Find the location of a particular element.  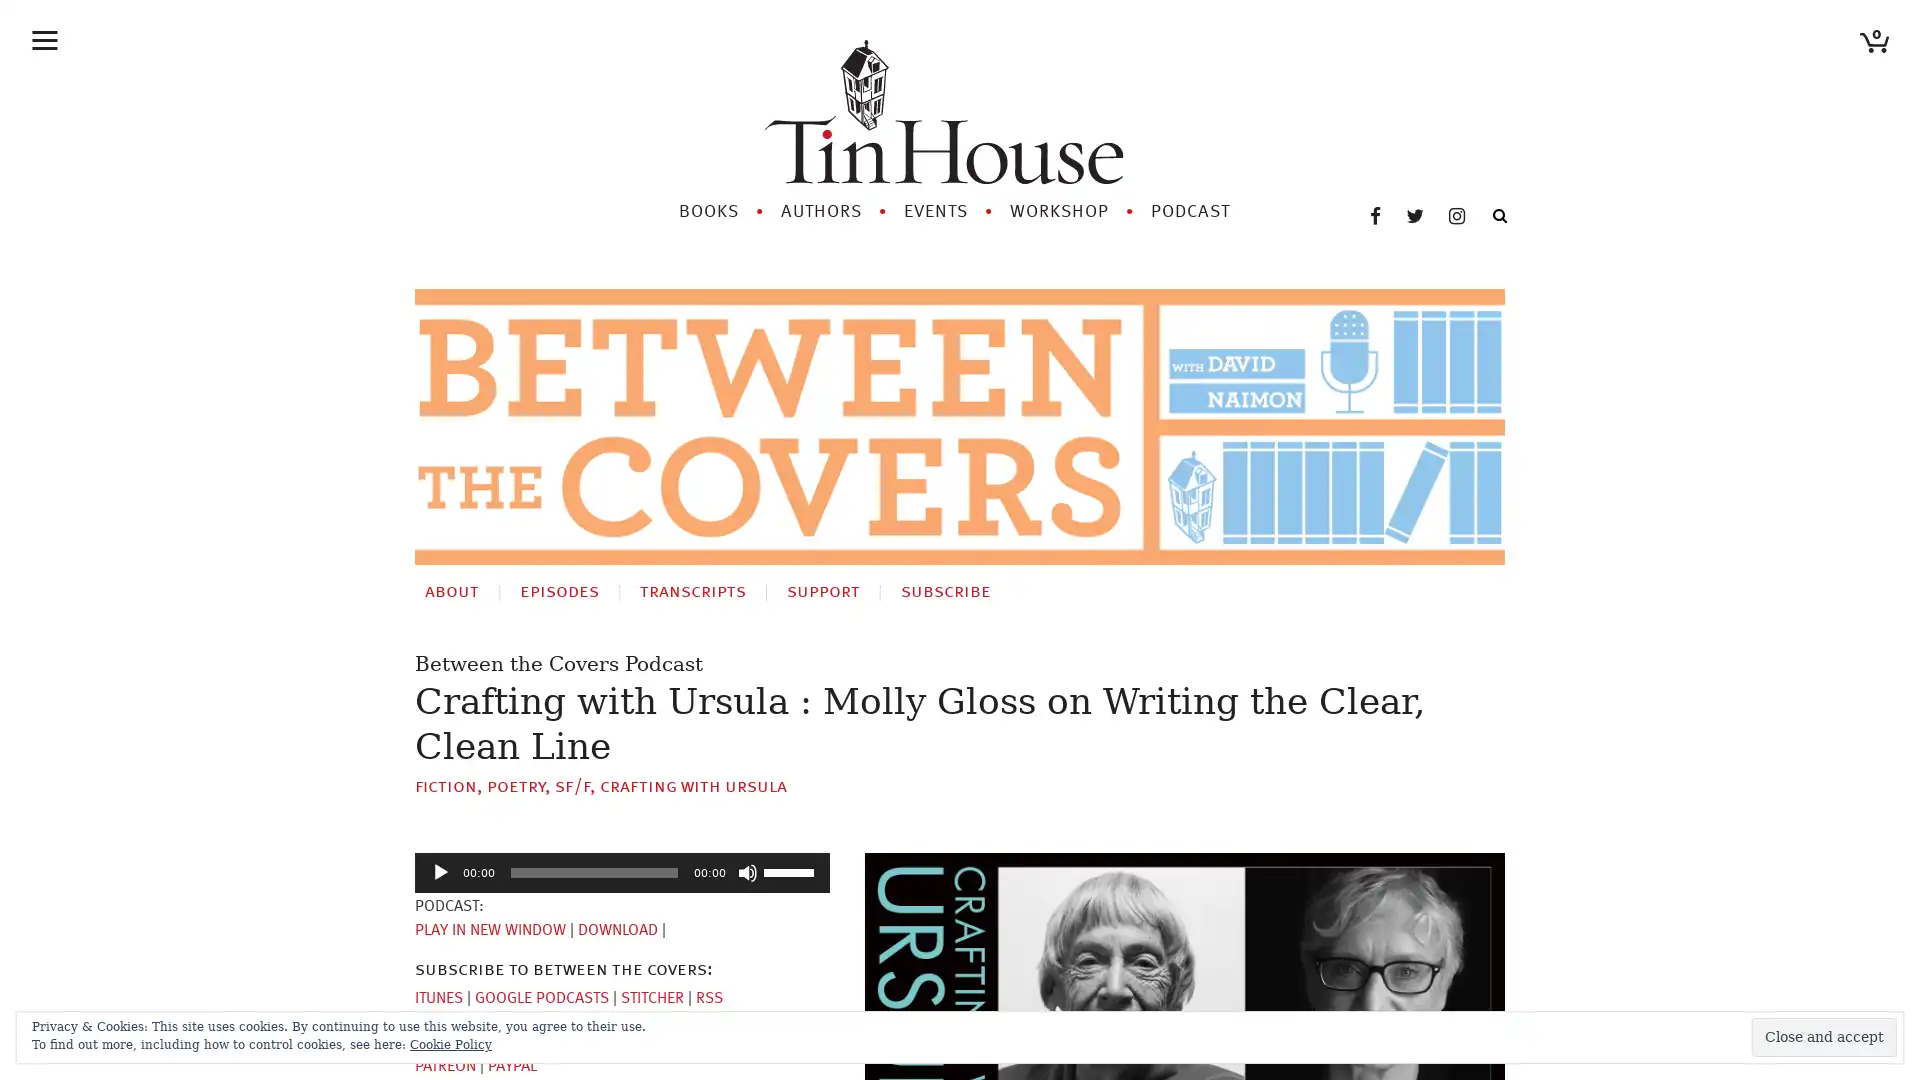

Close and accept is located at coordinates (1824, 1036).